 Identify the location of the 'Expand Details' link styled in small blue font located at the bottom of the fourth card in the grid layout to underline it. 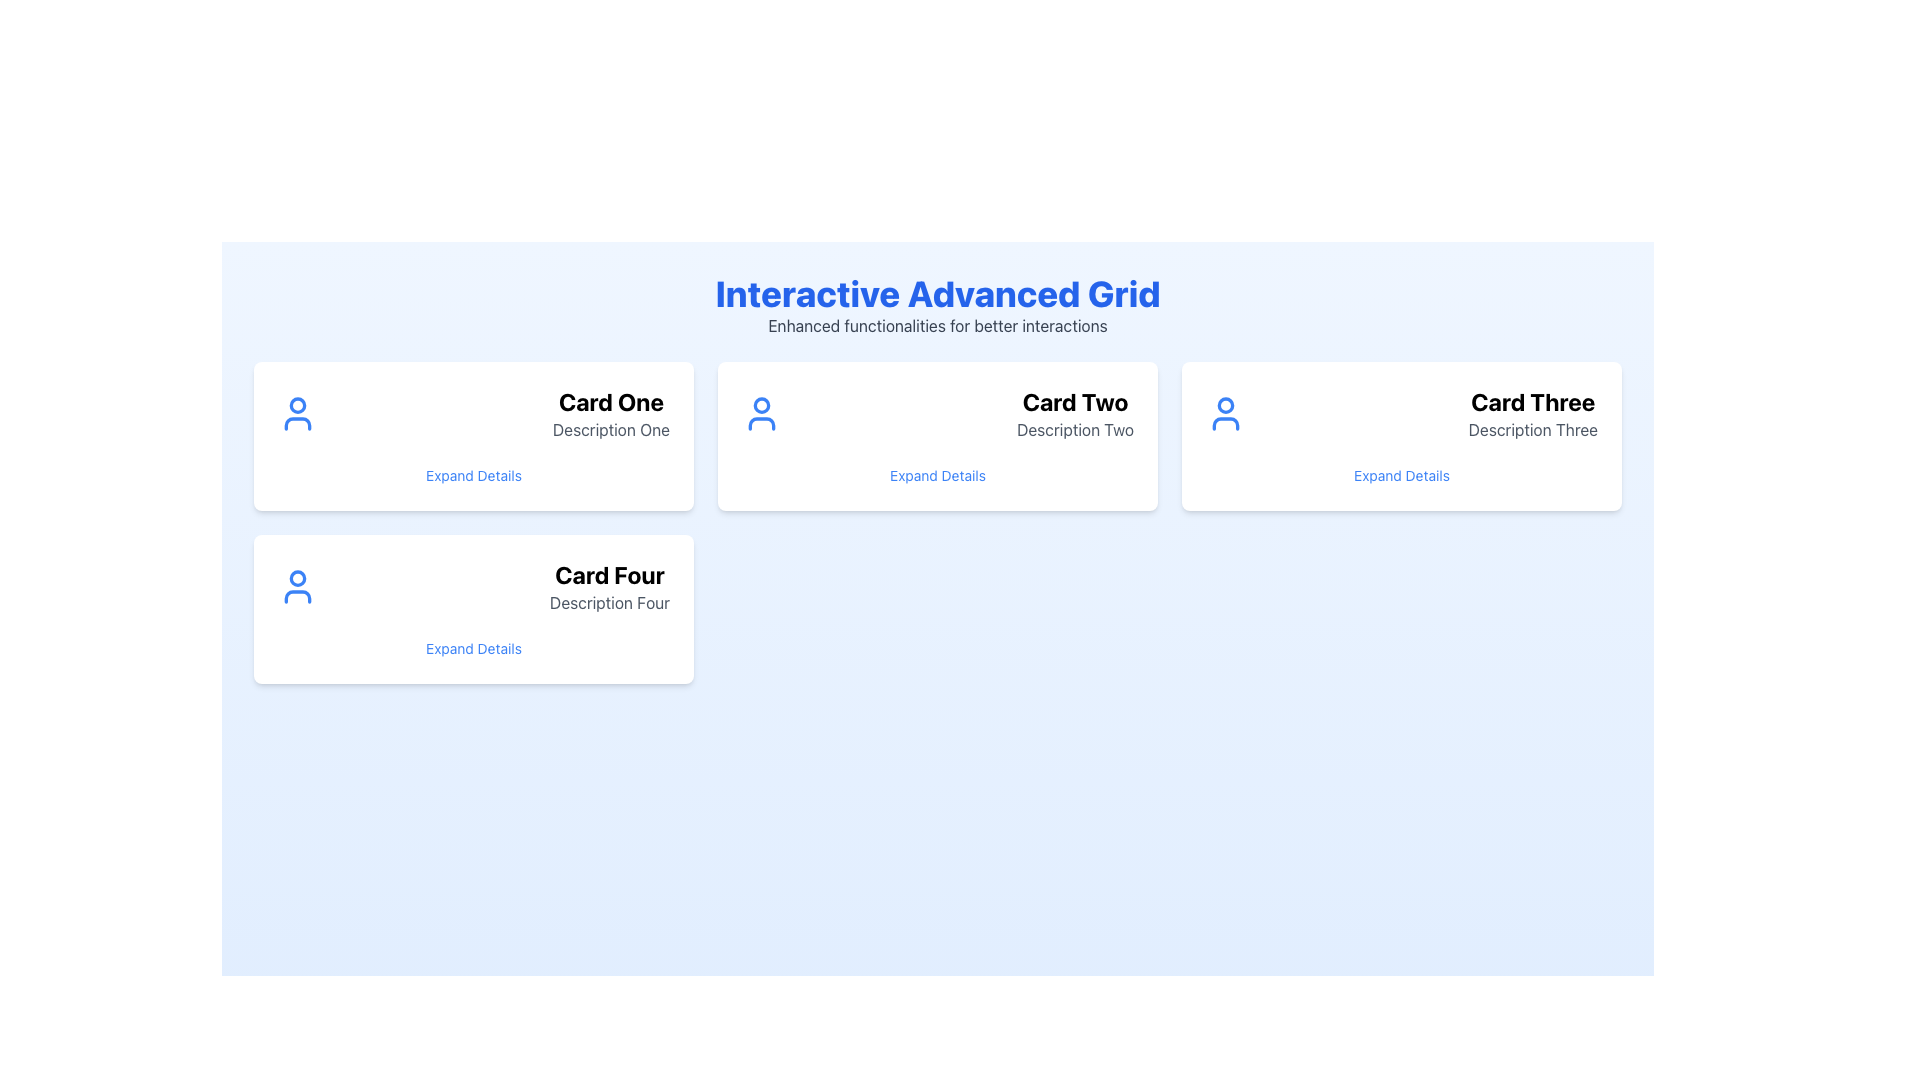
(473, 648).